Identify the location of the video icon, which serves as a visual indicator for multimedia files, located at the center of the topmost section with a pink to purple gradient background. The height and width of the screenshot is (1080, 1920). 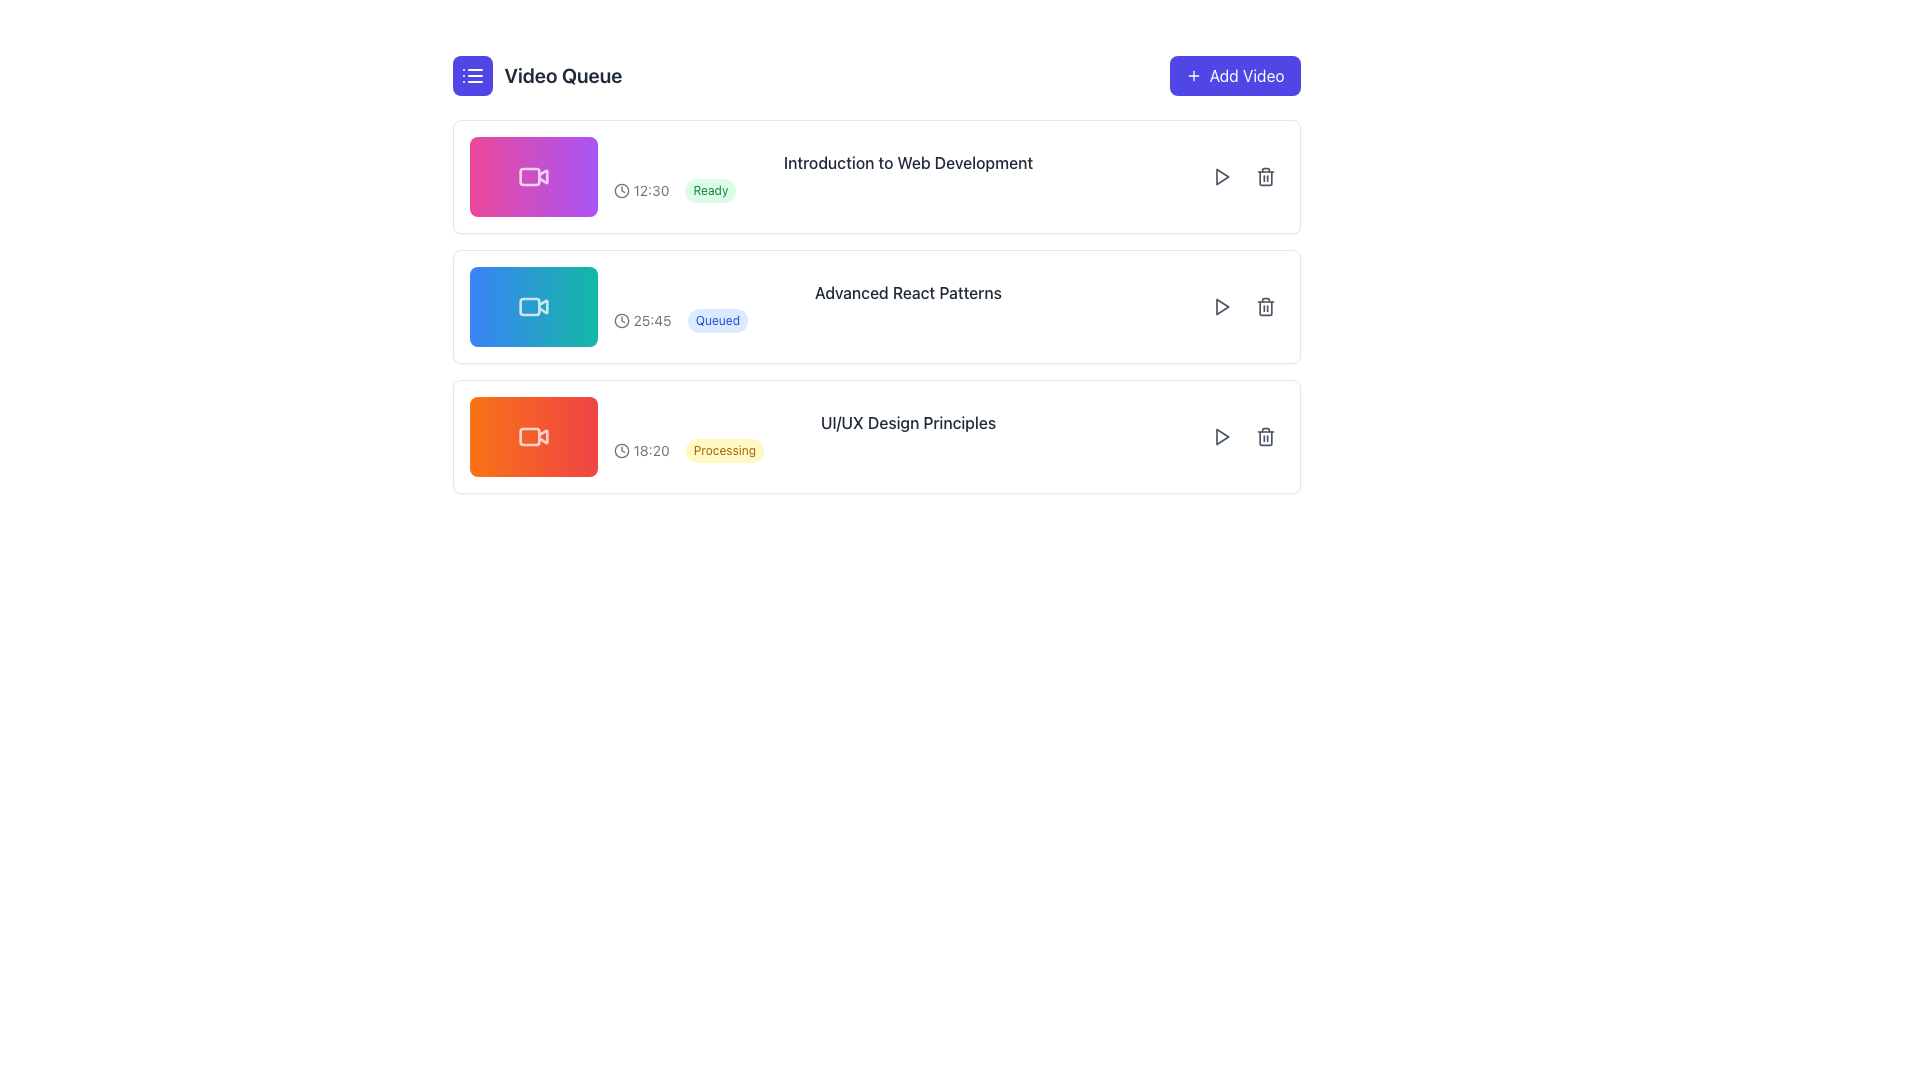
(533, 176).